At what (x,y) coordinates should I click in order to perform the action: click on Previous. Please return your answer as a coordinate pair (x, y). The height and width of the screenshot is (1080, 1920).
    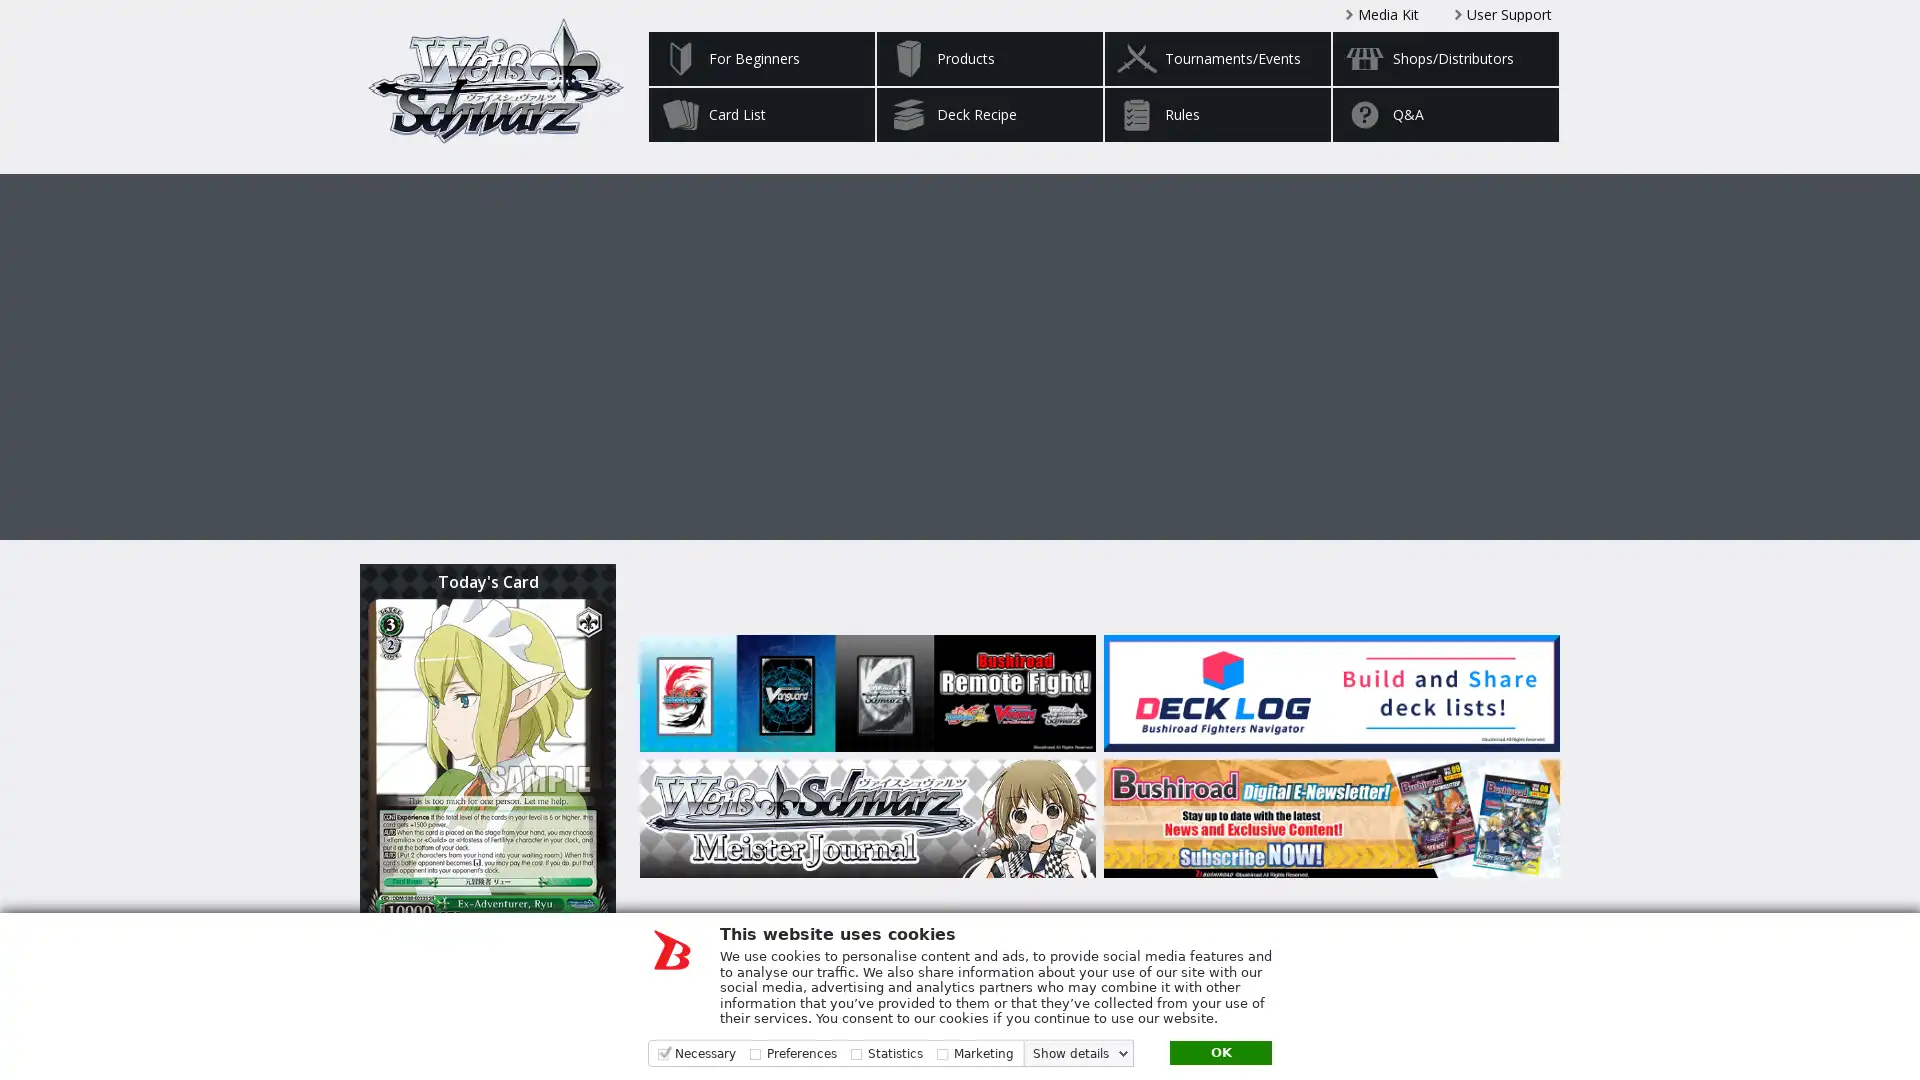
    Looking at the image, I should click on (594, 343).